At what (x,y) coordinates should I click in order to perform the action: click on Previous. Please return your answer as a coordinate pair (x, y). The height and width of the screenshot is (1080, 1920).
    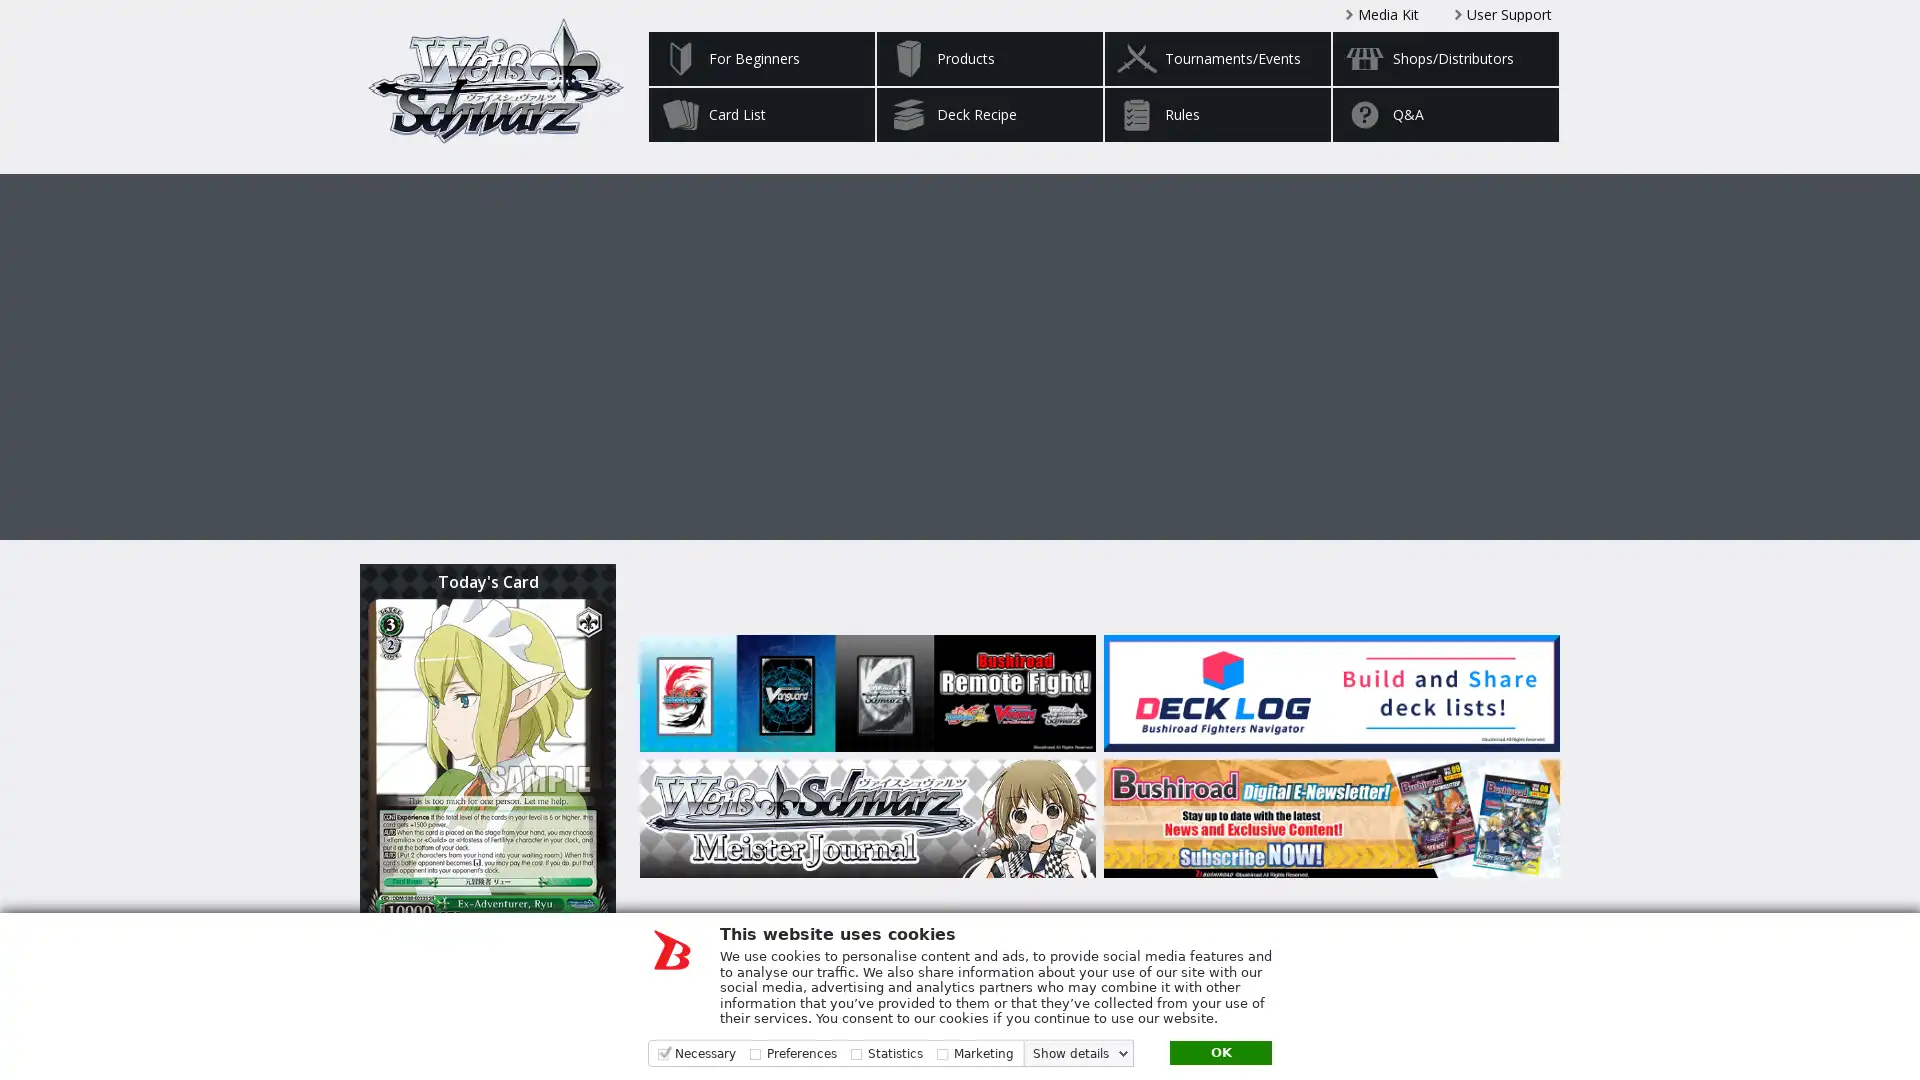
    Looking at the image, I should click on (594, 343).